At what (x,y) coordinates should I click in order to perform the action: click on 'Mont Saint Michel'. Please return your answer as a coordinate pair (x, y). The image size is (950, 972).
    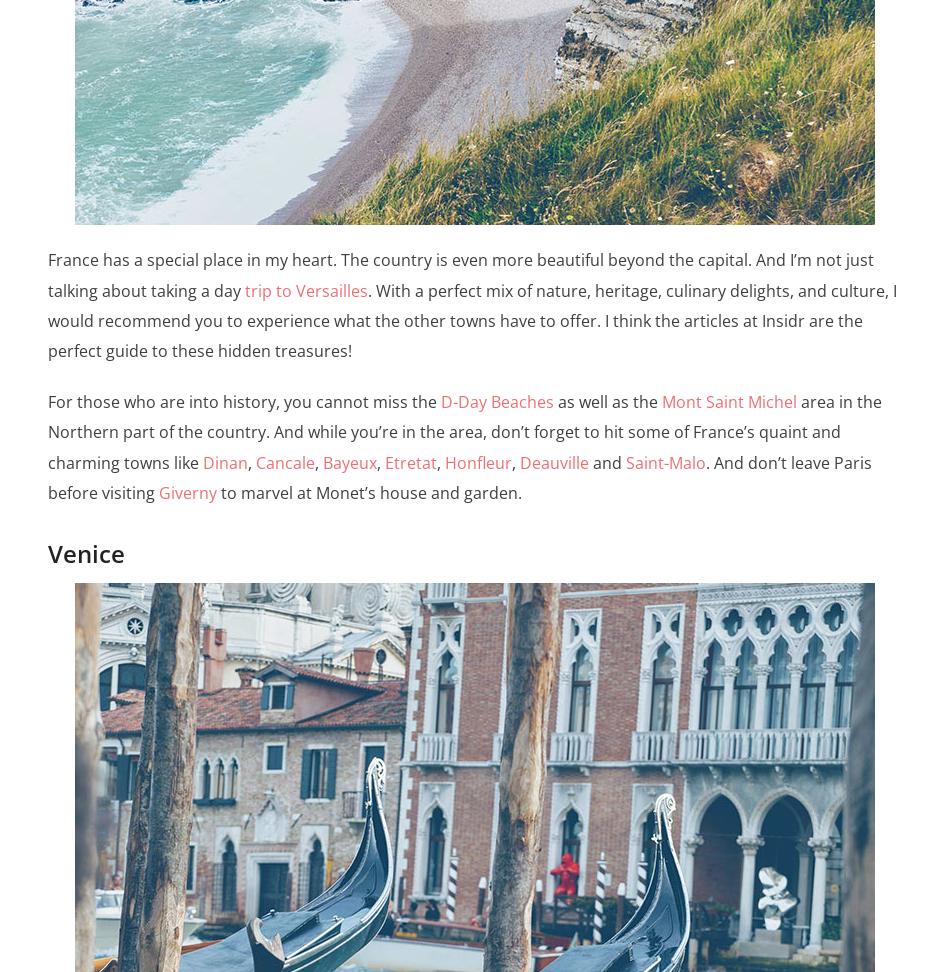
    Looking at the image, I should click on (661, 401).